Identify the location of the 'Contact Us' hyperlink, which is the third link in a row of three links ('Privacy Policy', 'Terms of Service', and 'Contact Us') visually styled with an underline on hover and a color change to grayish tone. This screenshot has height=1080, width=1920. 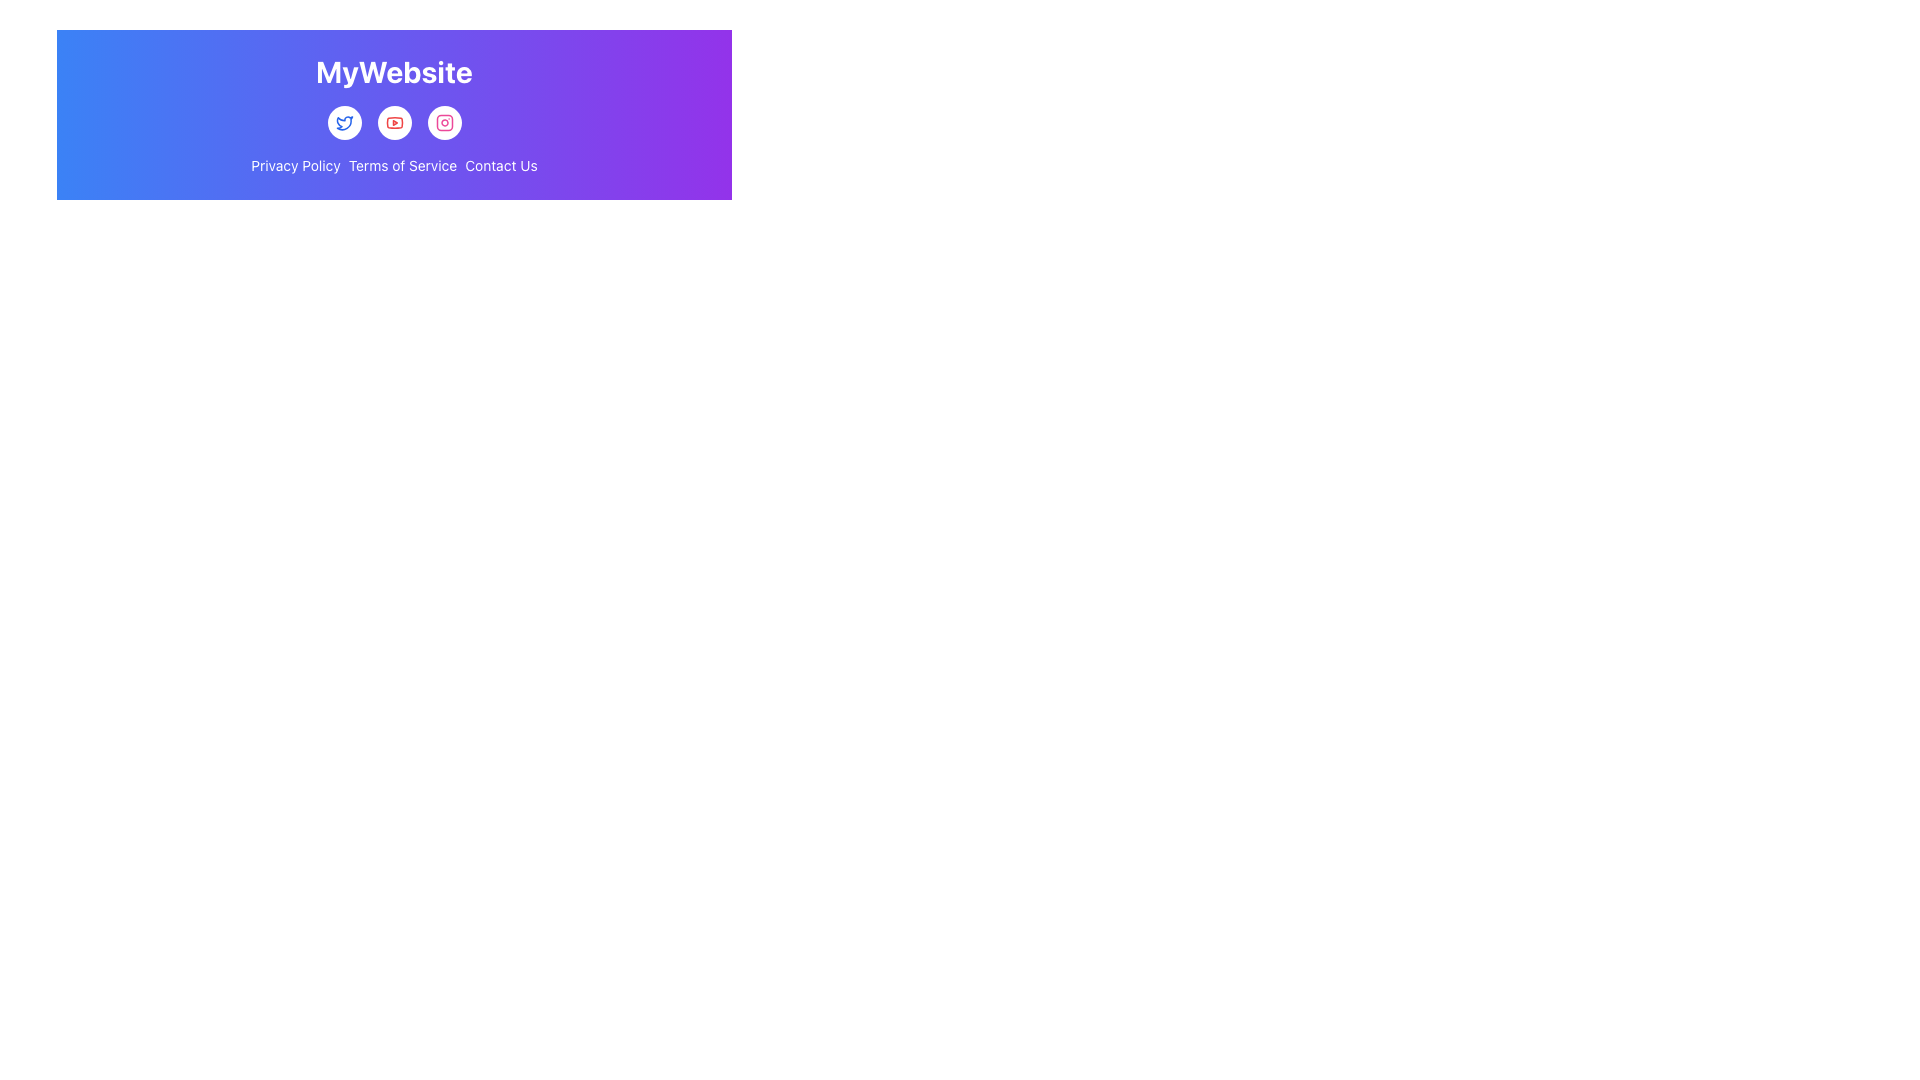
(501, 164).